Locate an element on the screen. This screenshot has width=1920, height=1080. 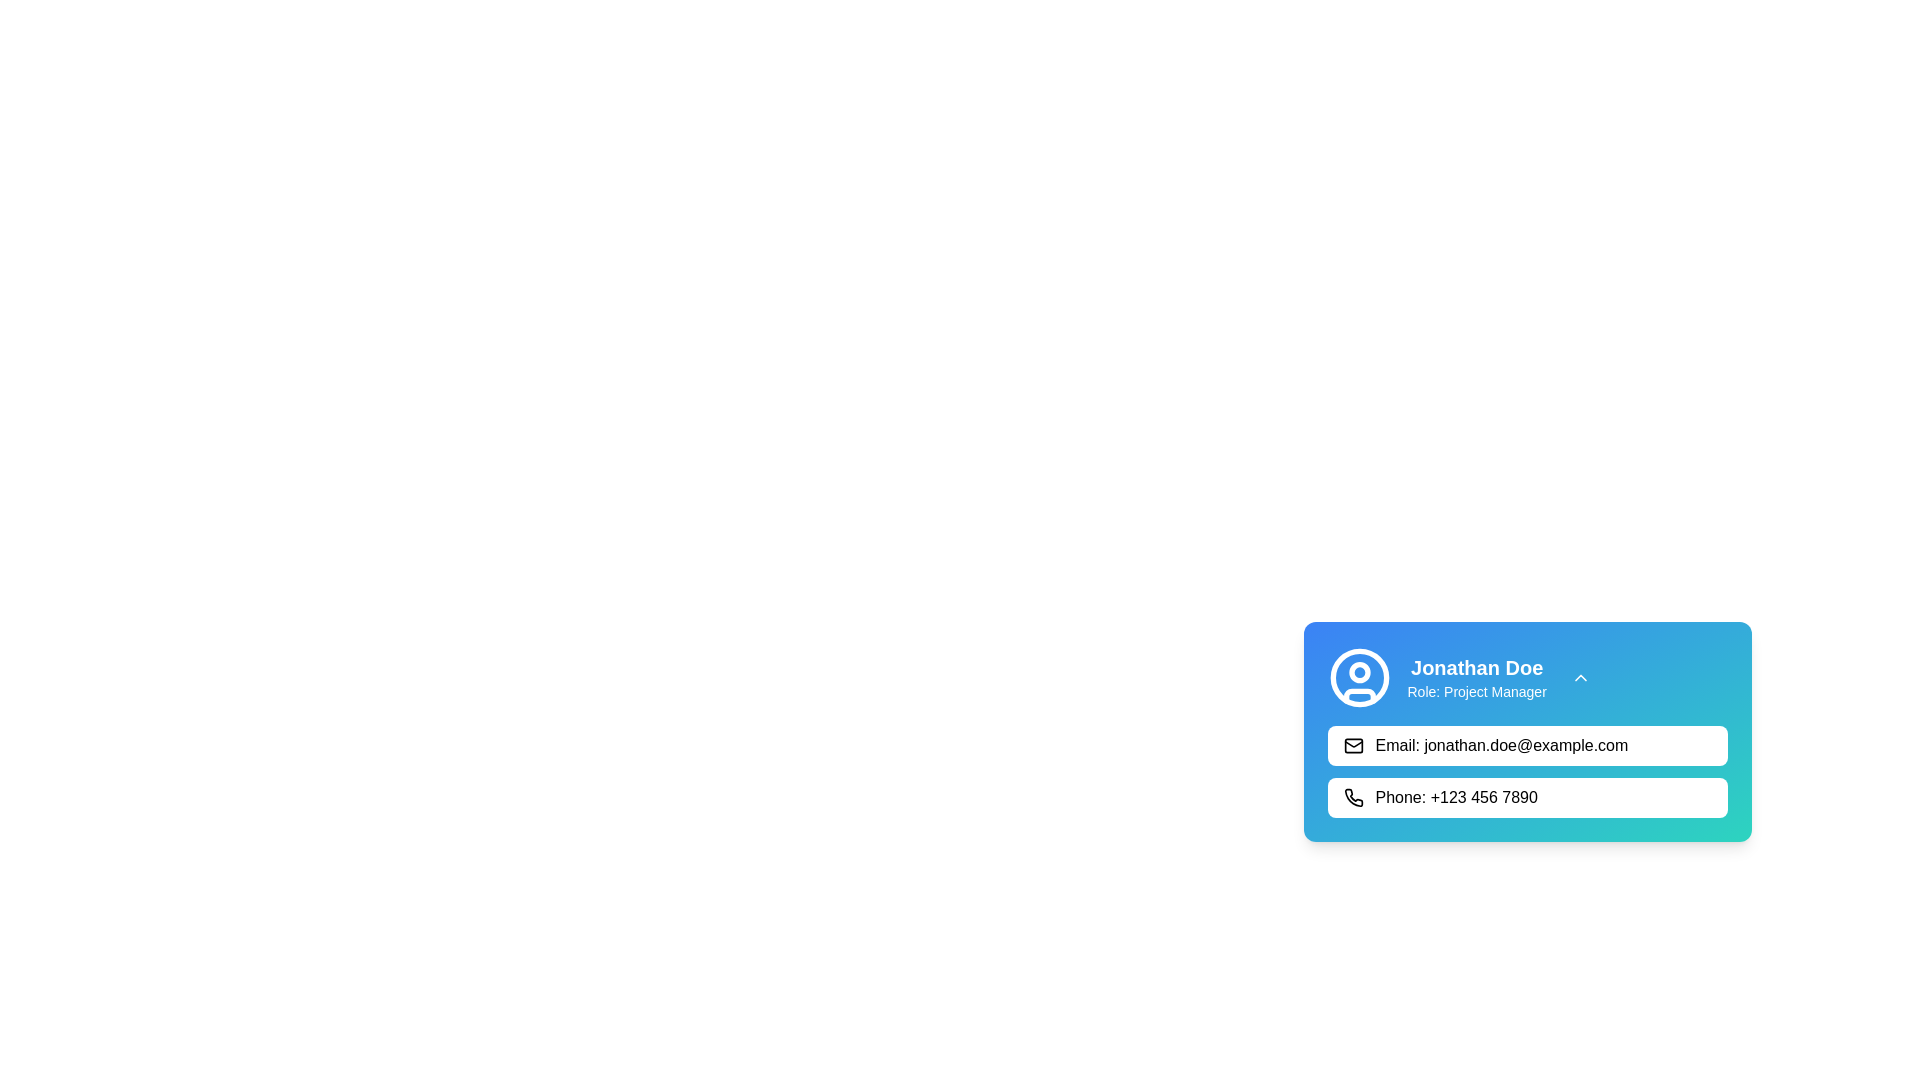
the Dropdown toggle icon located to the right of the user's name and title in the profile card to check for potential feedback is located at coordinates (1579, 677).